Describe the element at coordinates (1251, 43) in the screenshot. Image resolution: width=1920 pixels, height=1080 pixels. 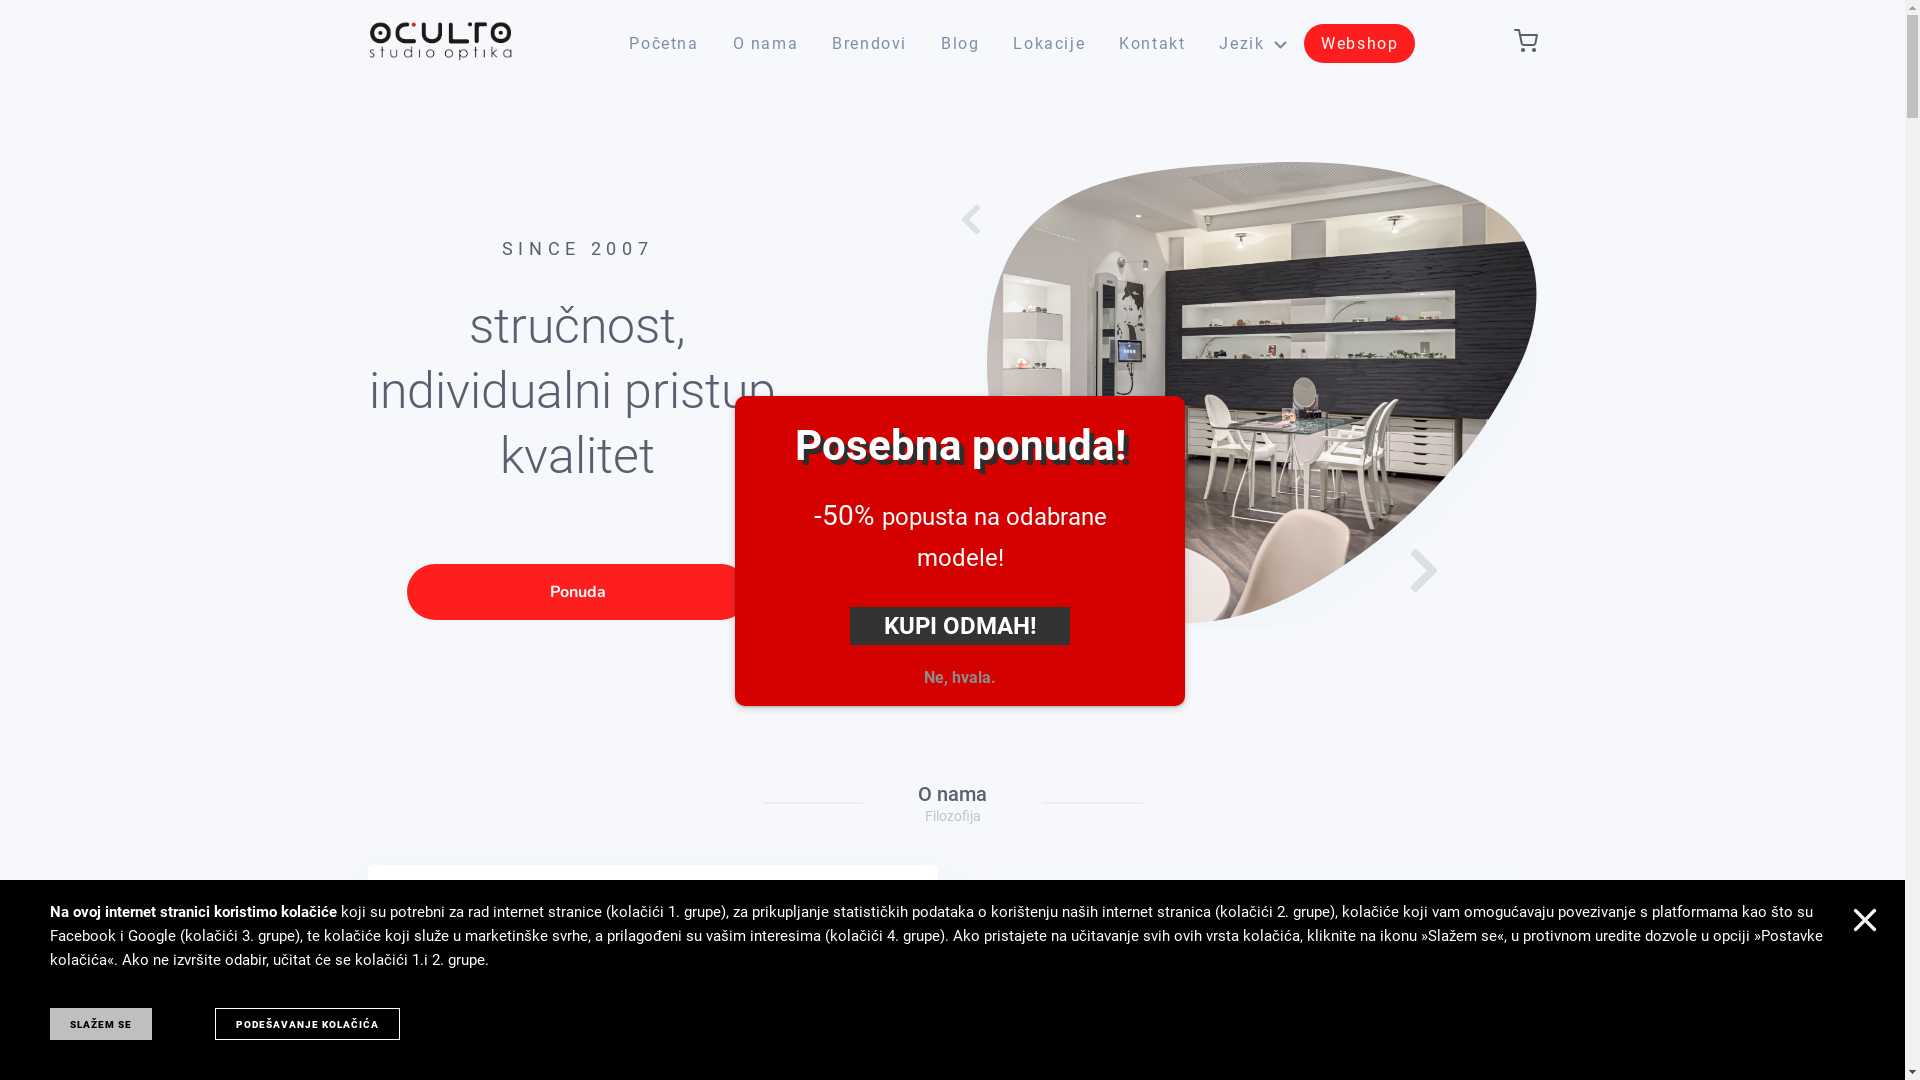
I see `'Jezik'` at that location.